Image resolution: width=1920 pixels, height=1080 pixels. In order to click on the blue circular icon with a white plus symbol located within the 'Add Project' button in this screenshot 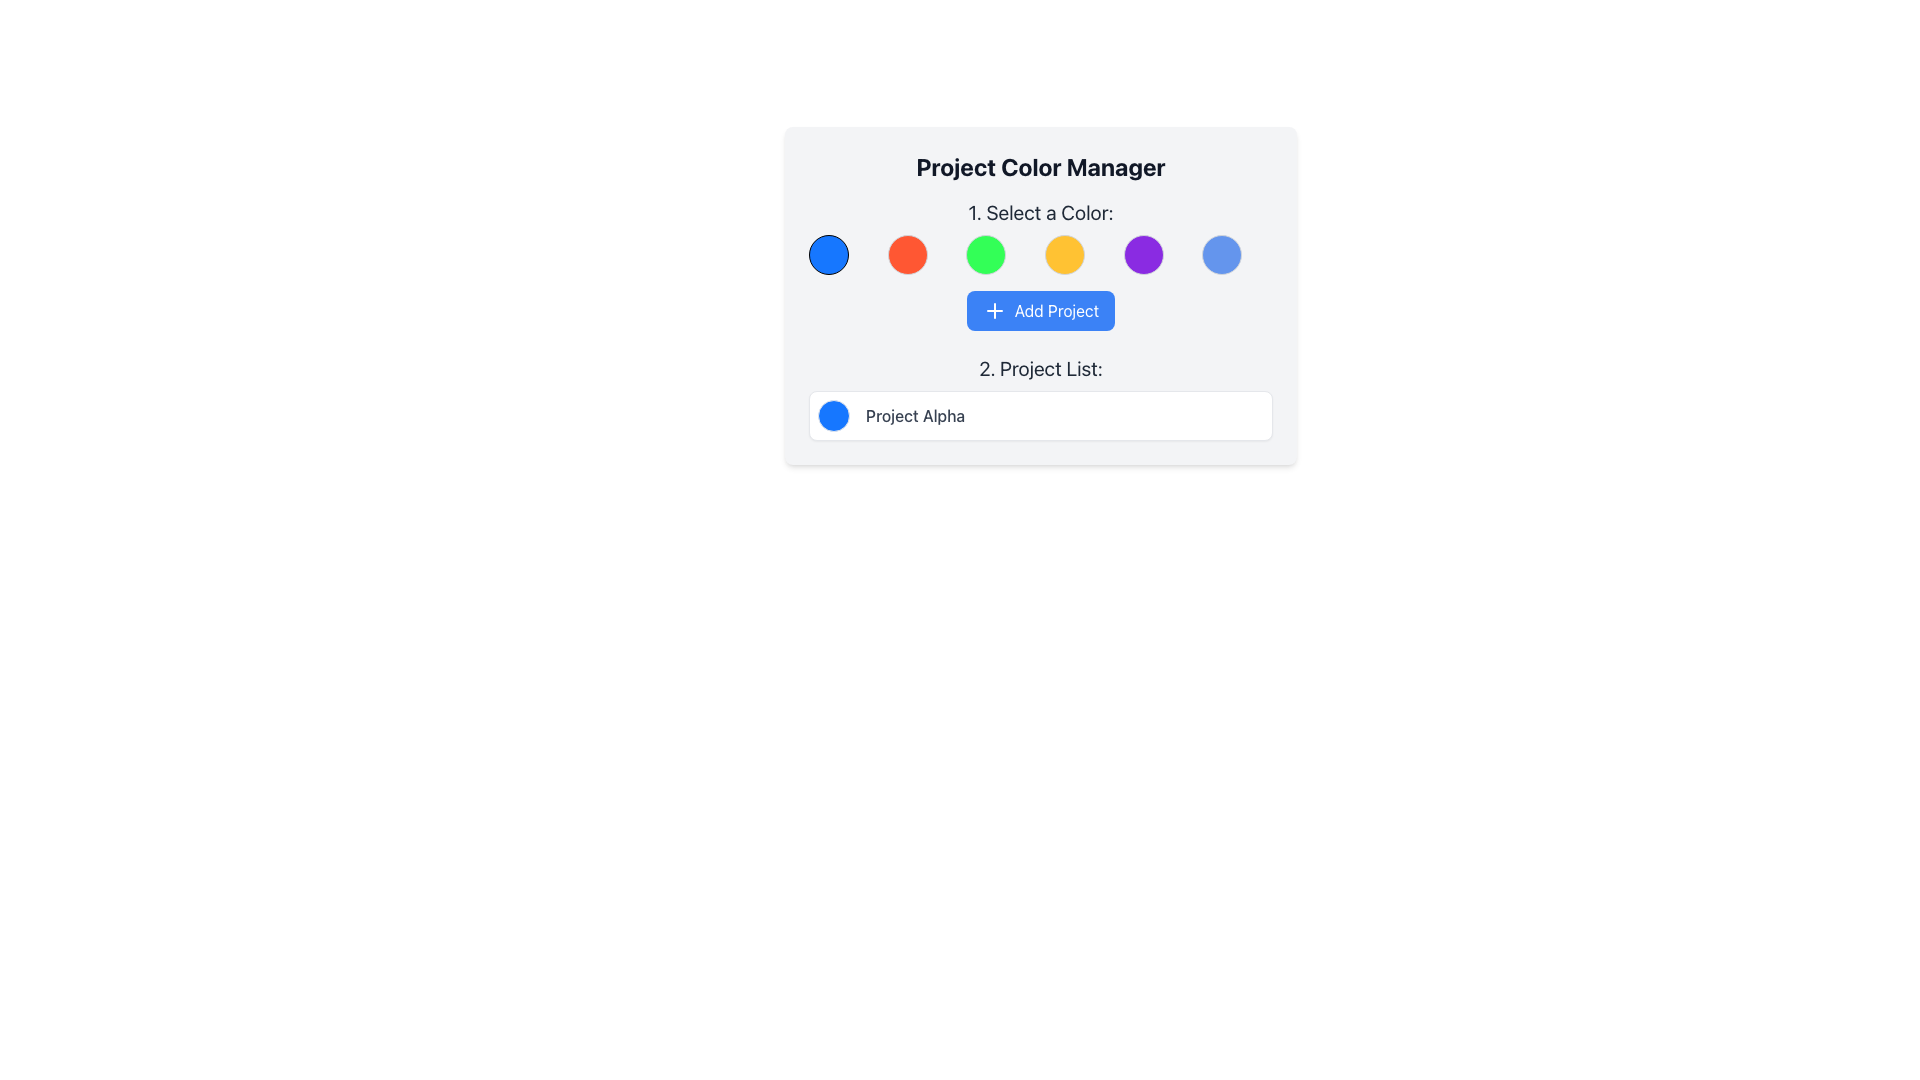, I will do `click(994, 311)`.